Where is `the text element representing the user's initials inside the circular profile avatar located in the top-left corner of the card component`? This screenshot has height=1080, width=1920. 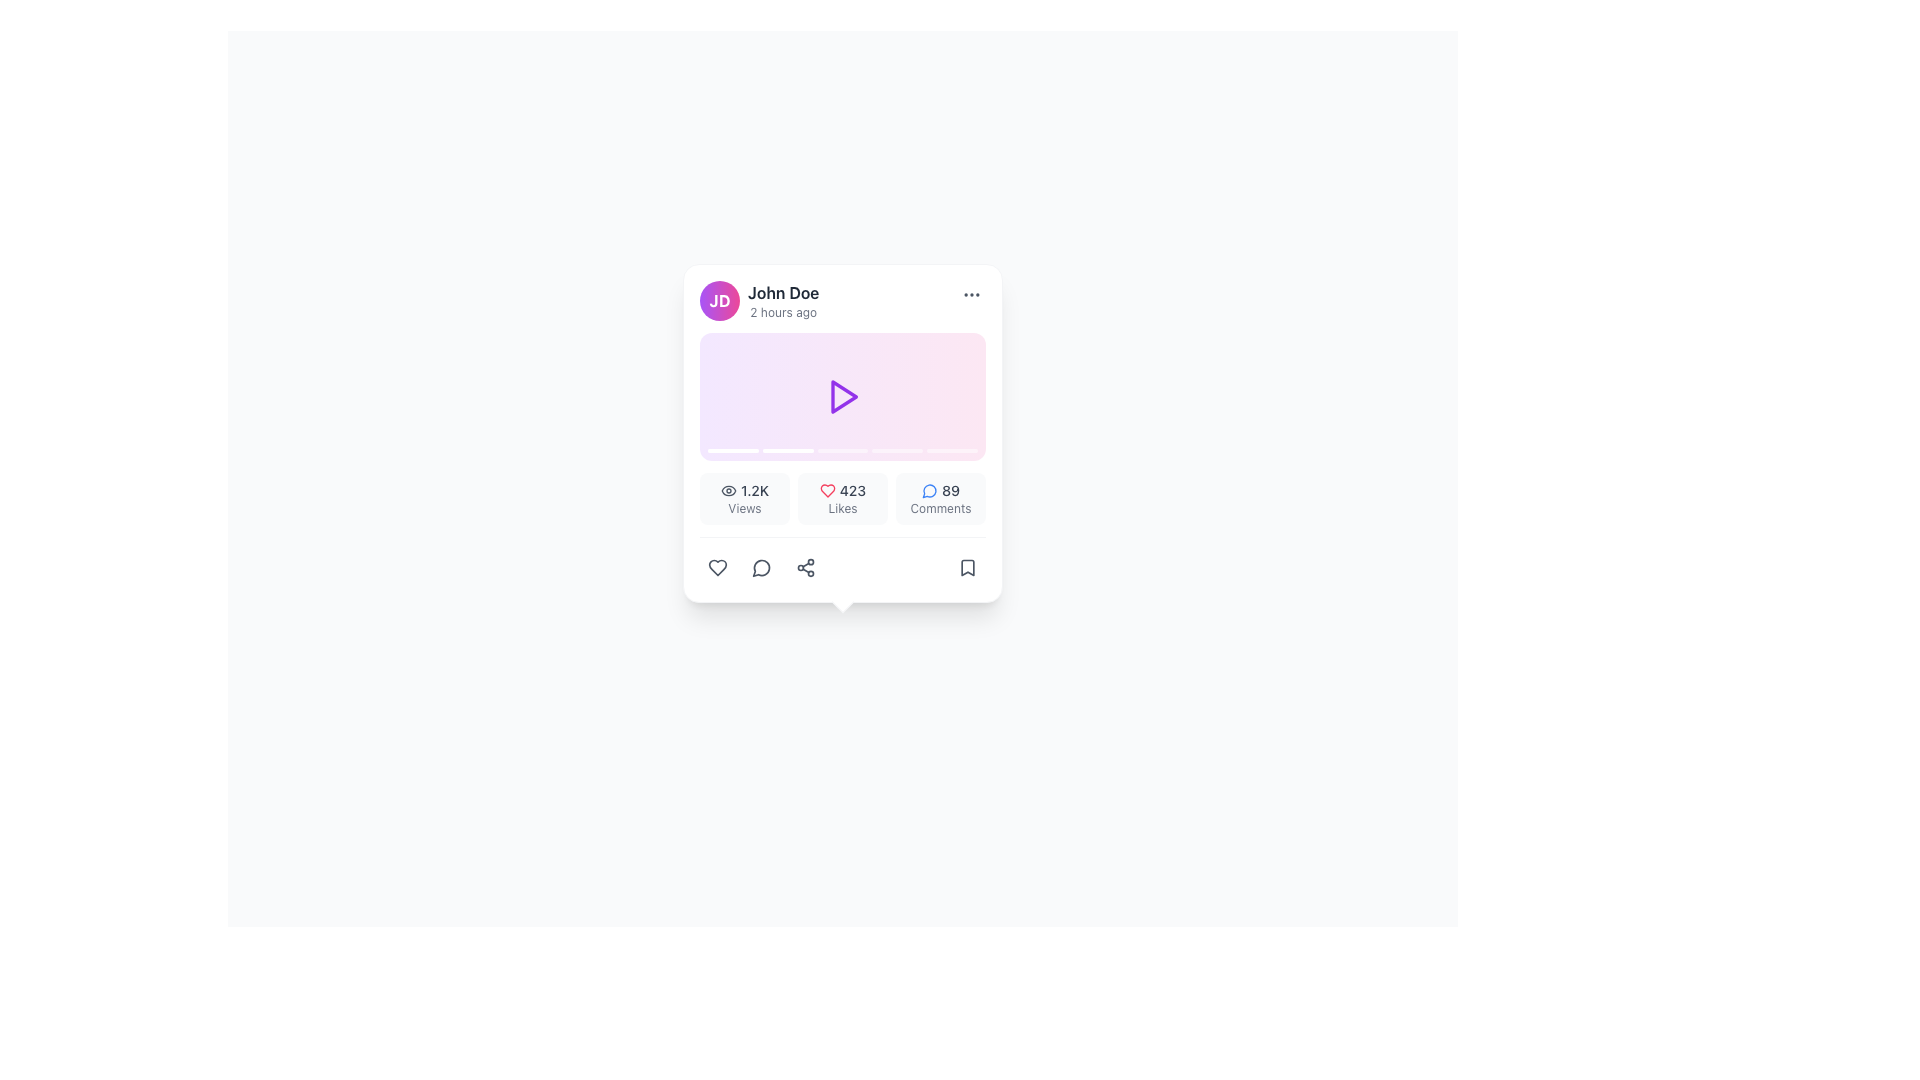 the text element representing the user's initials inside the circular profile avatar located in the top-left corner of the card component is located at coordinates (720, 300).